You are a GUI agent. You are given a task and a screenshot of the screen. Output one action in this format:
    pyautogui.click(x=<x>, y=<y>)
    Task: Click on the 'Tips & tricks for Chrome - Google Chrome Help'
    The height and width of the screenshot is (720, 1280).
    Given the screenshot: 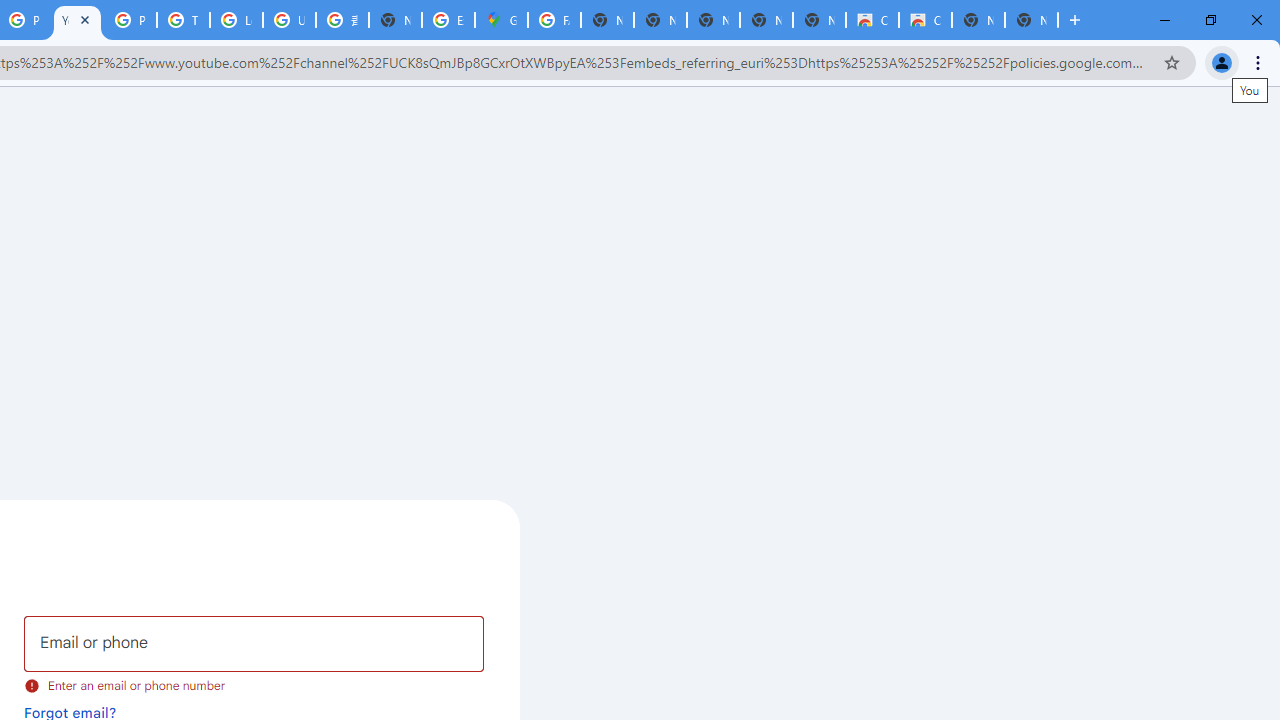 What is the action you would take?
    pyautogui.click(x=183, y=20)
    